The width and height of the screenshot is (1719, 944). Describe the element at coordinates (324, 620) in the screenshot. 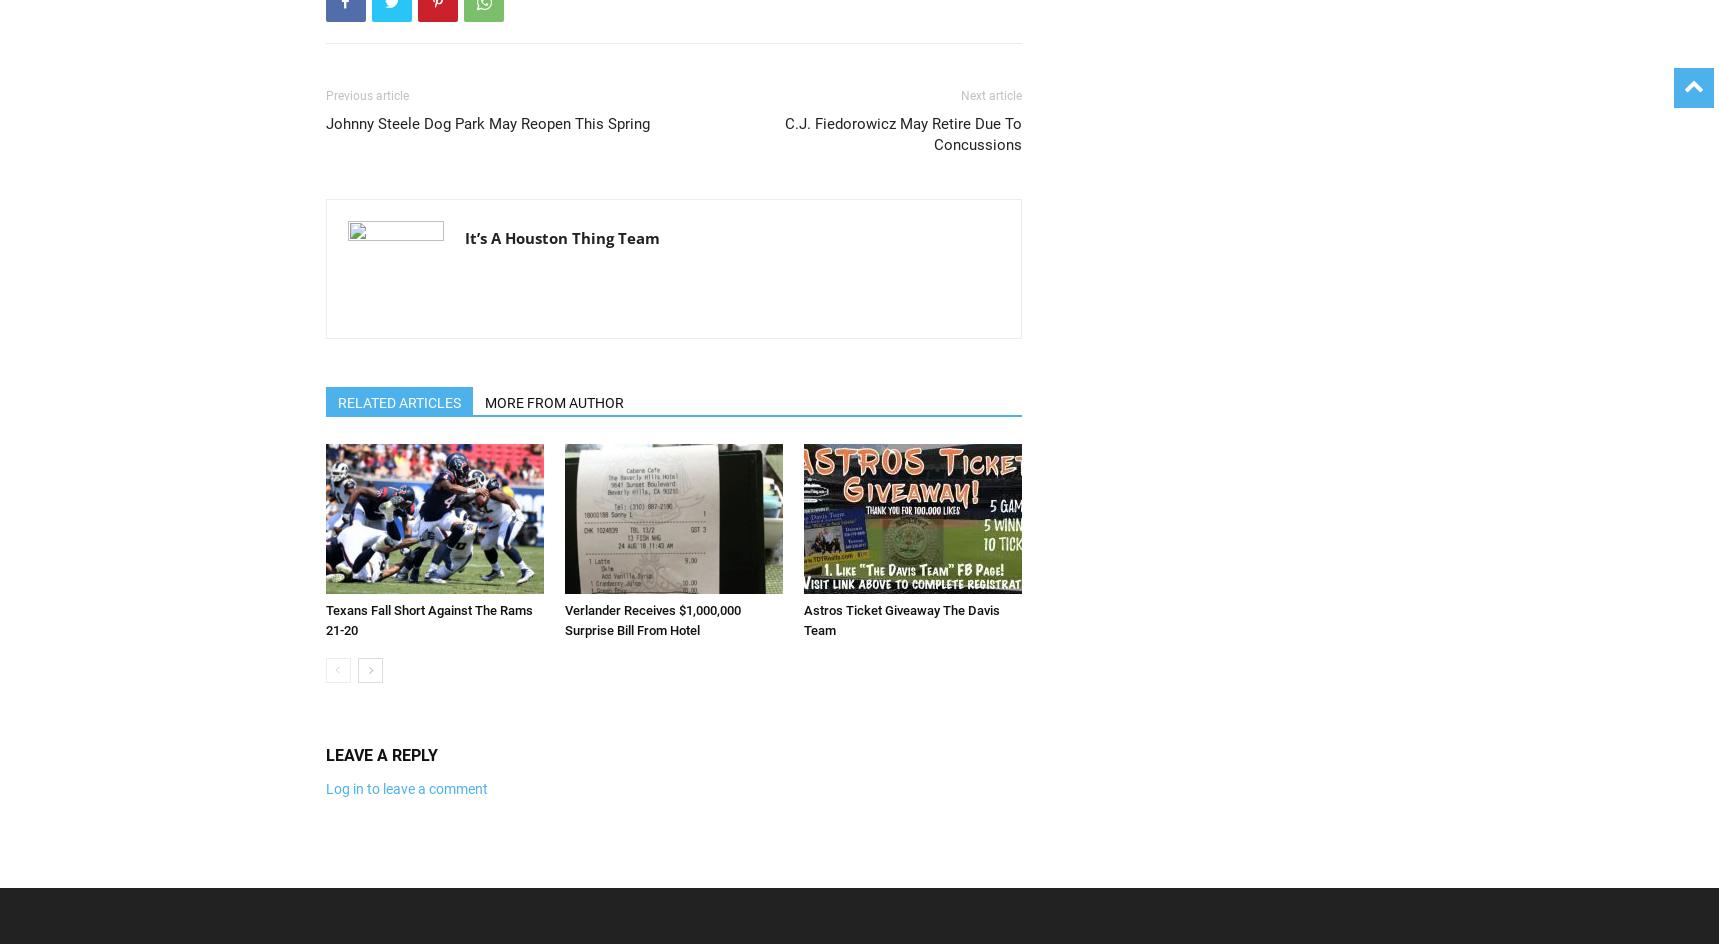

I see `'Texans Fall Short Against The Rams 21-20'` at that location.